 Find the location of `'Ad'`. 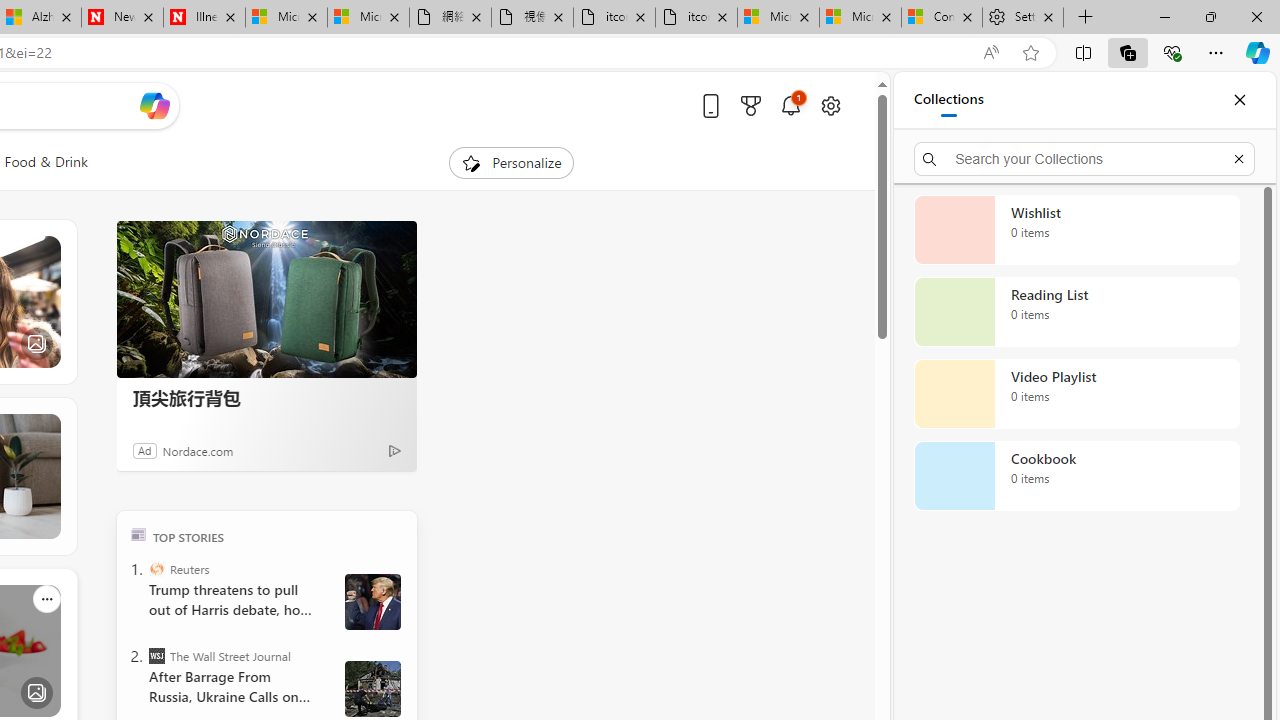

'Ad' is located at coordinates (144, 450).